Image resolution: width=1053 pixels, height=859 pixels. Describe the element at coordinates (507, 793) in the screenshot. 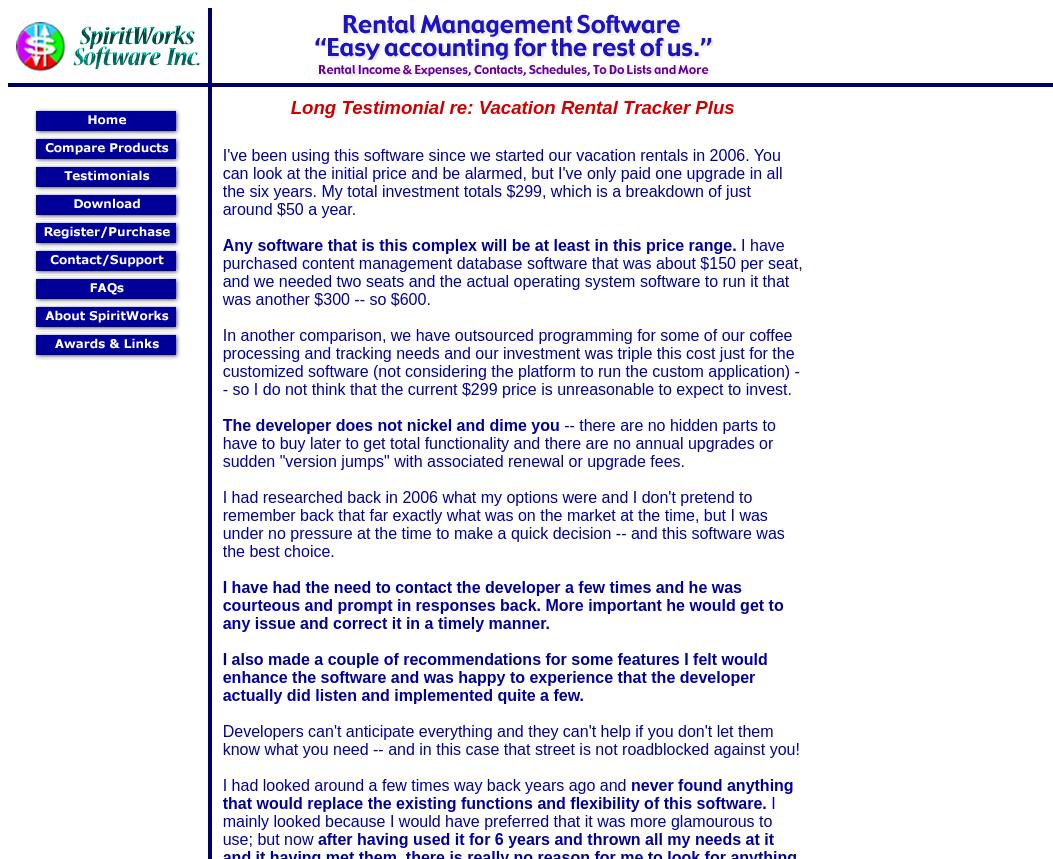

I see `'never found anything that would replace the existing functions and flexibility of this software.'` at that location.